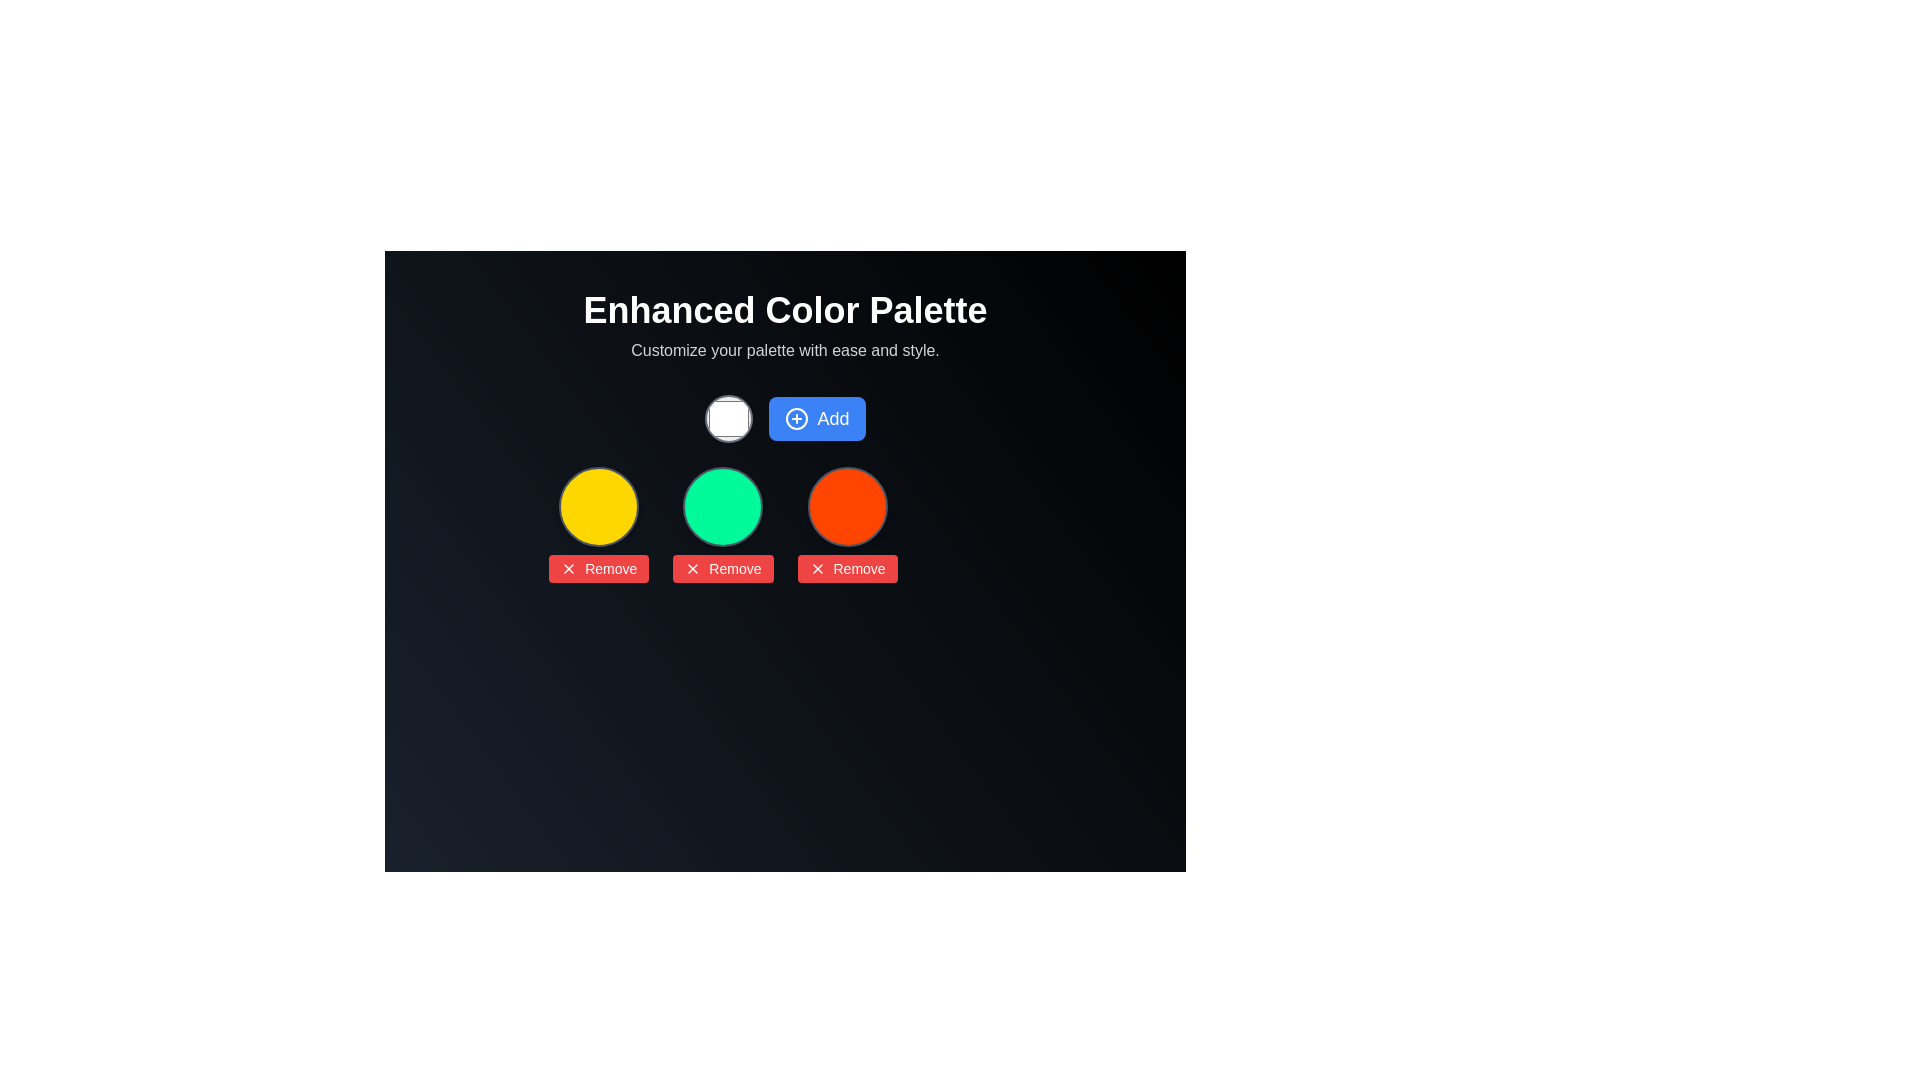 This screenshot has height=1080, width=1920. What do you see at coordinates (784, 350) in the screenshot?
I see `text element that says 'Customize your palette with ease and style.' which is located beneath 'Enhanced Color Palette' and is styled subtly in gray color` at bounding box center [784, 350].